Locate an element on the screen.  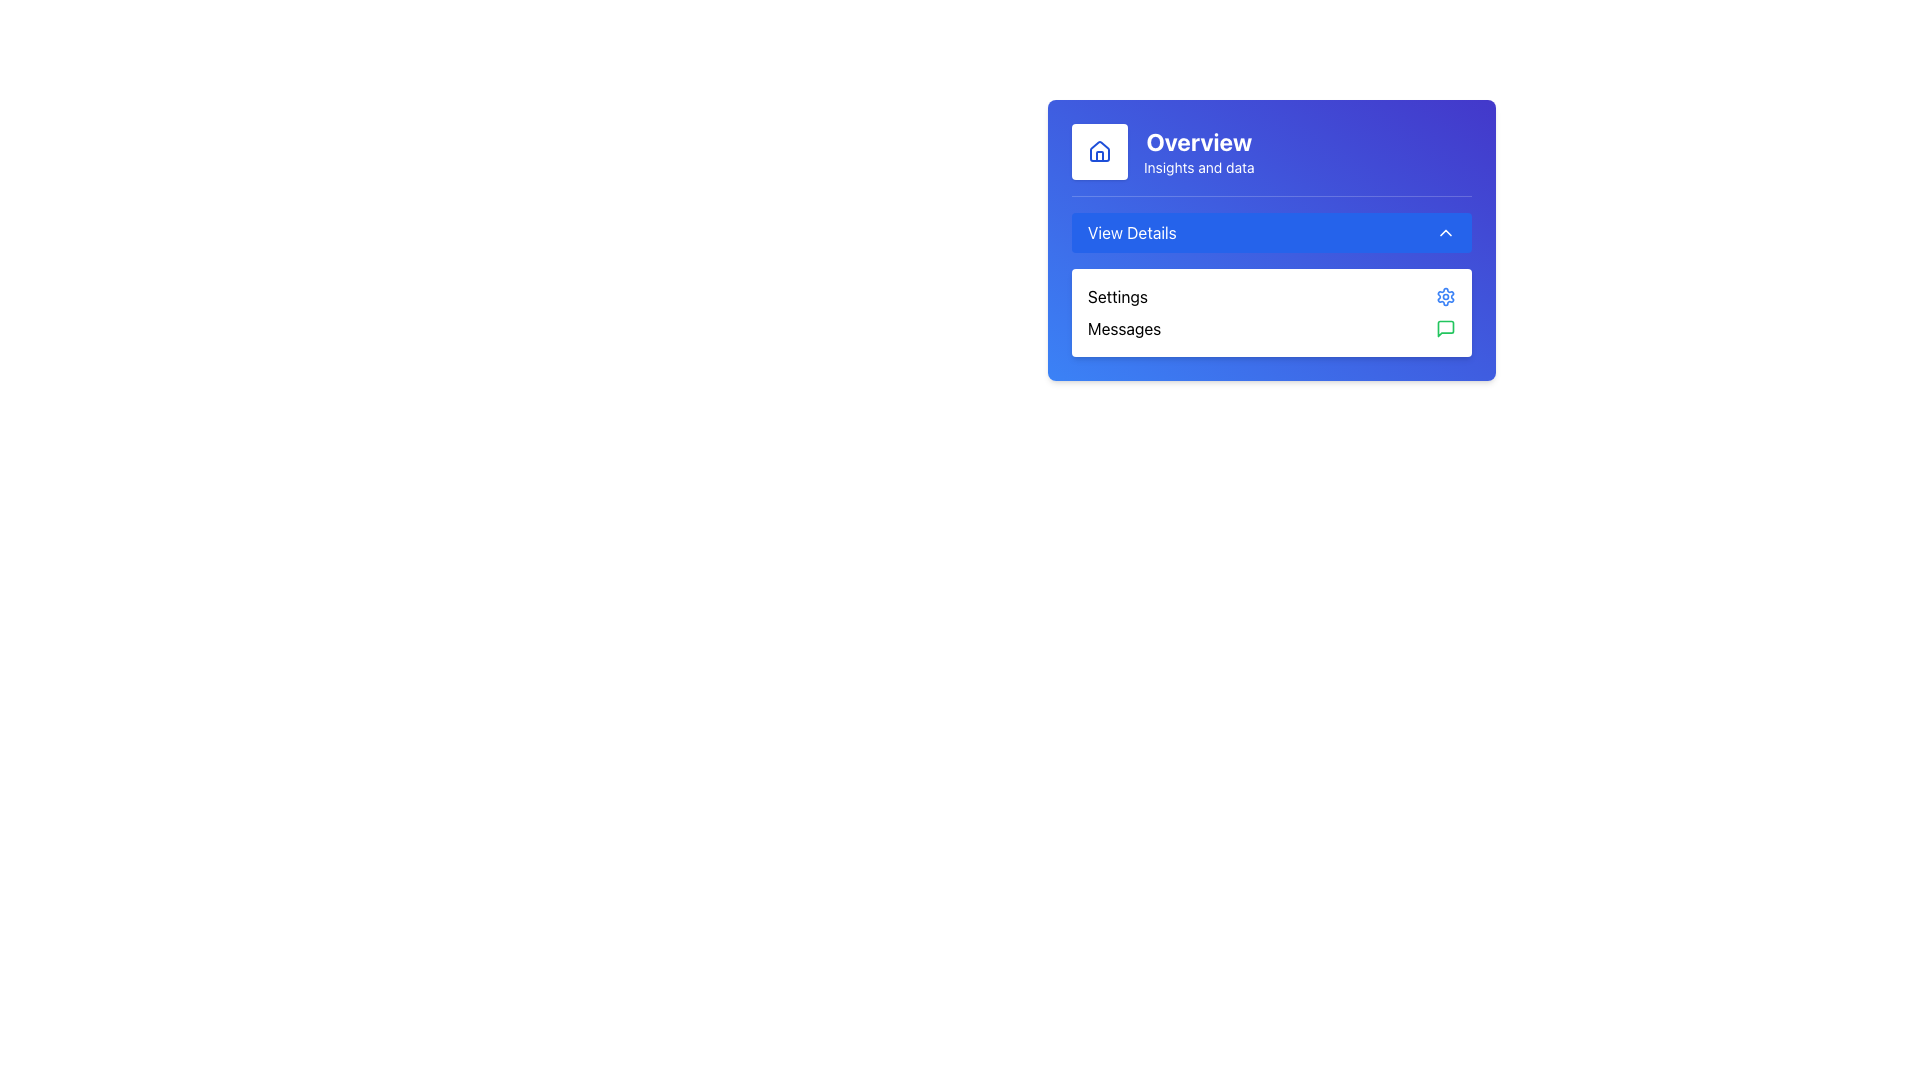
the communication icon located to the right of the 'Messages' label is located at coordinates (1445, 327).